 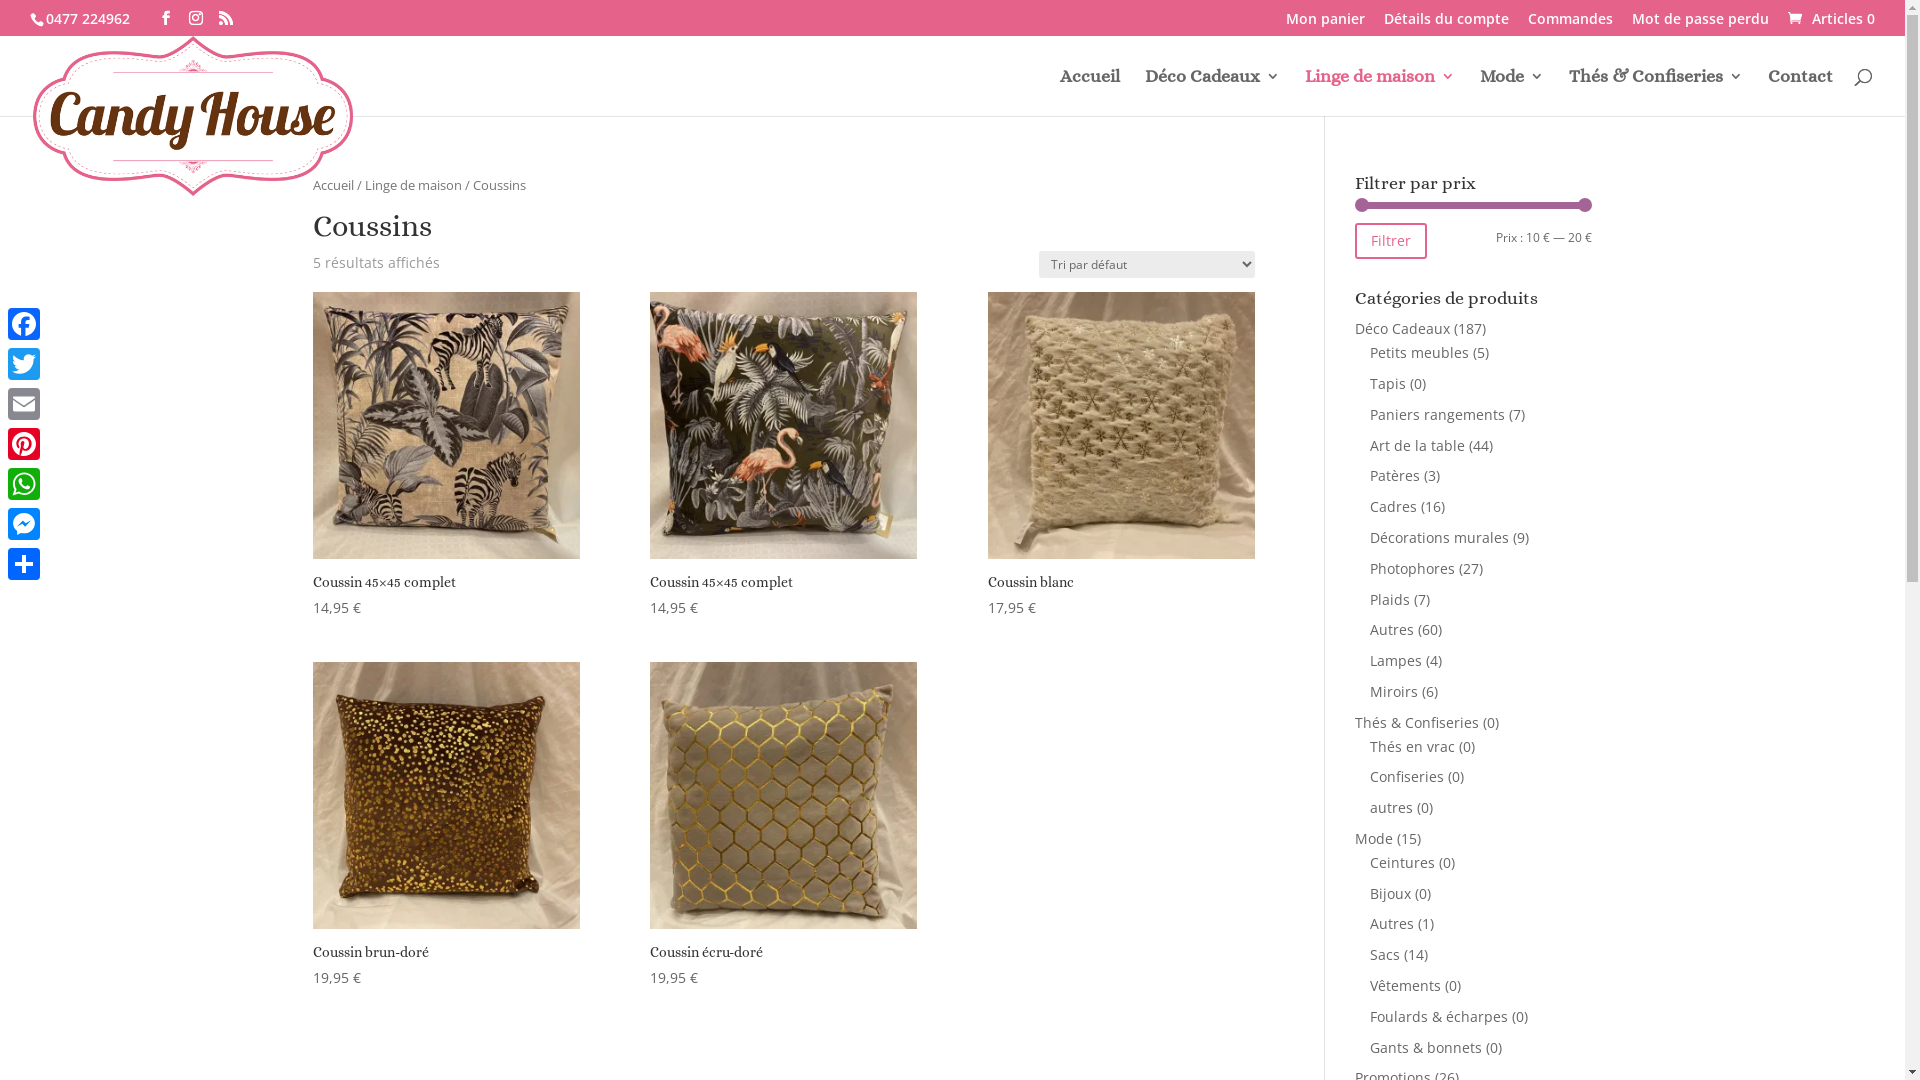 I want to click on 'Mode', so click(x=1372, y=838).